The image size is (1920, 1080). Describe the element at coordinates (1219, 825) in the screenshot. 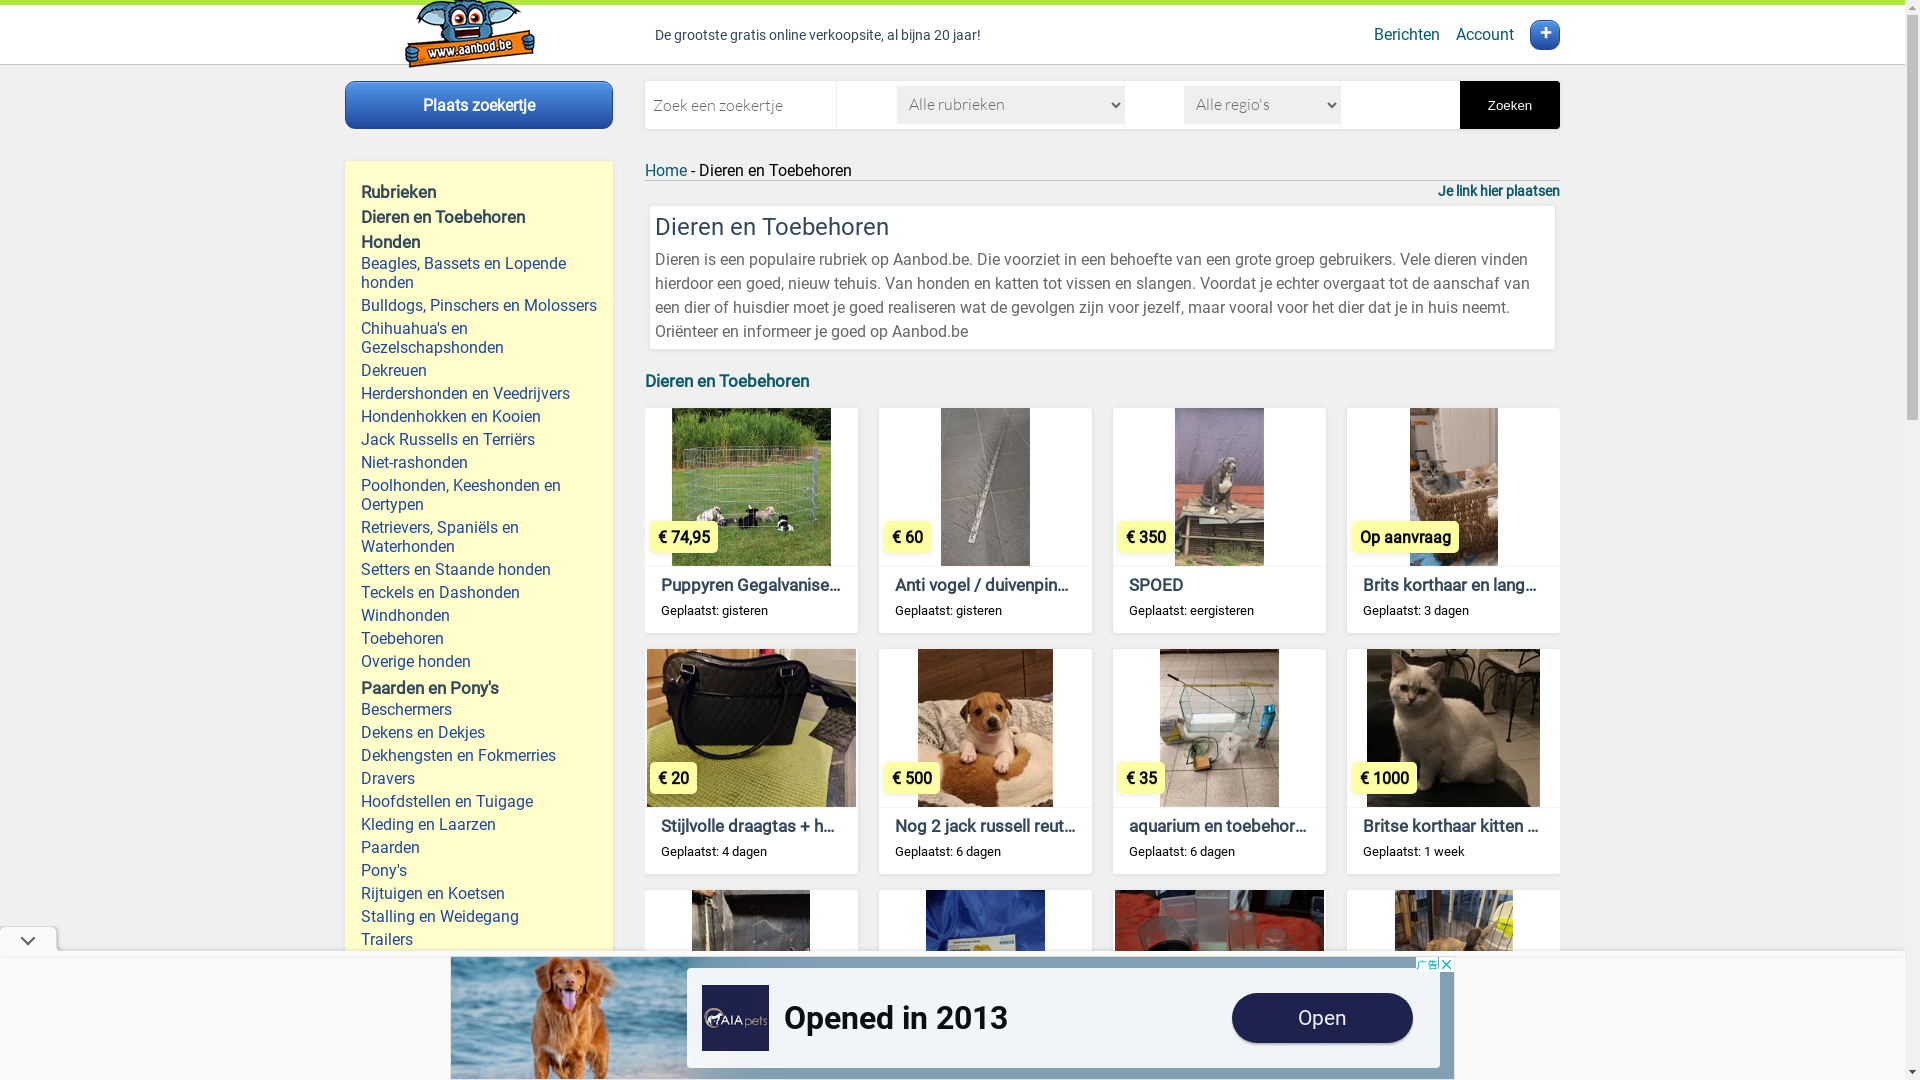

I see `'aquarium en toebehoren'` at that location.